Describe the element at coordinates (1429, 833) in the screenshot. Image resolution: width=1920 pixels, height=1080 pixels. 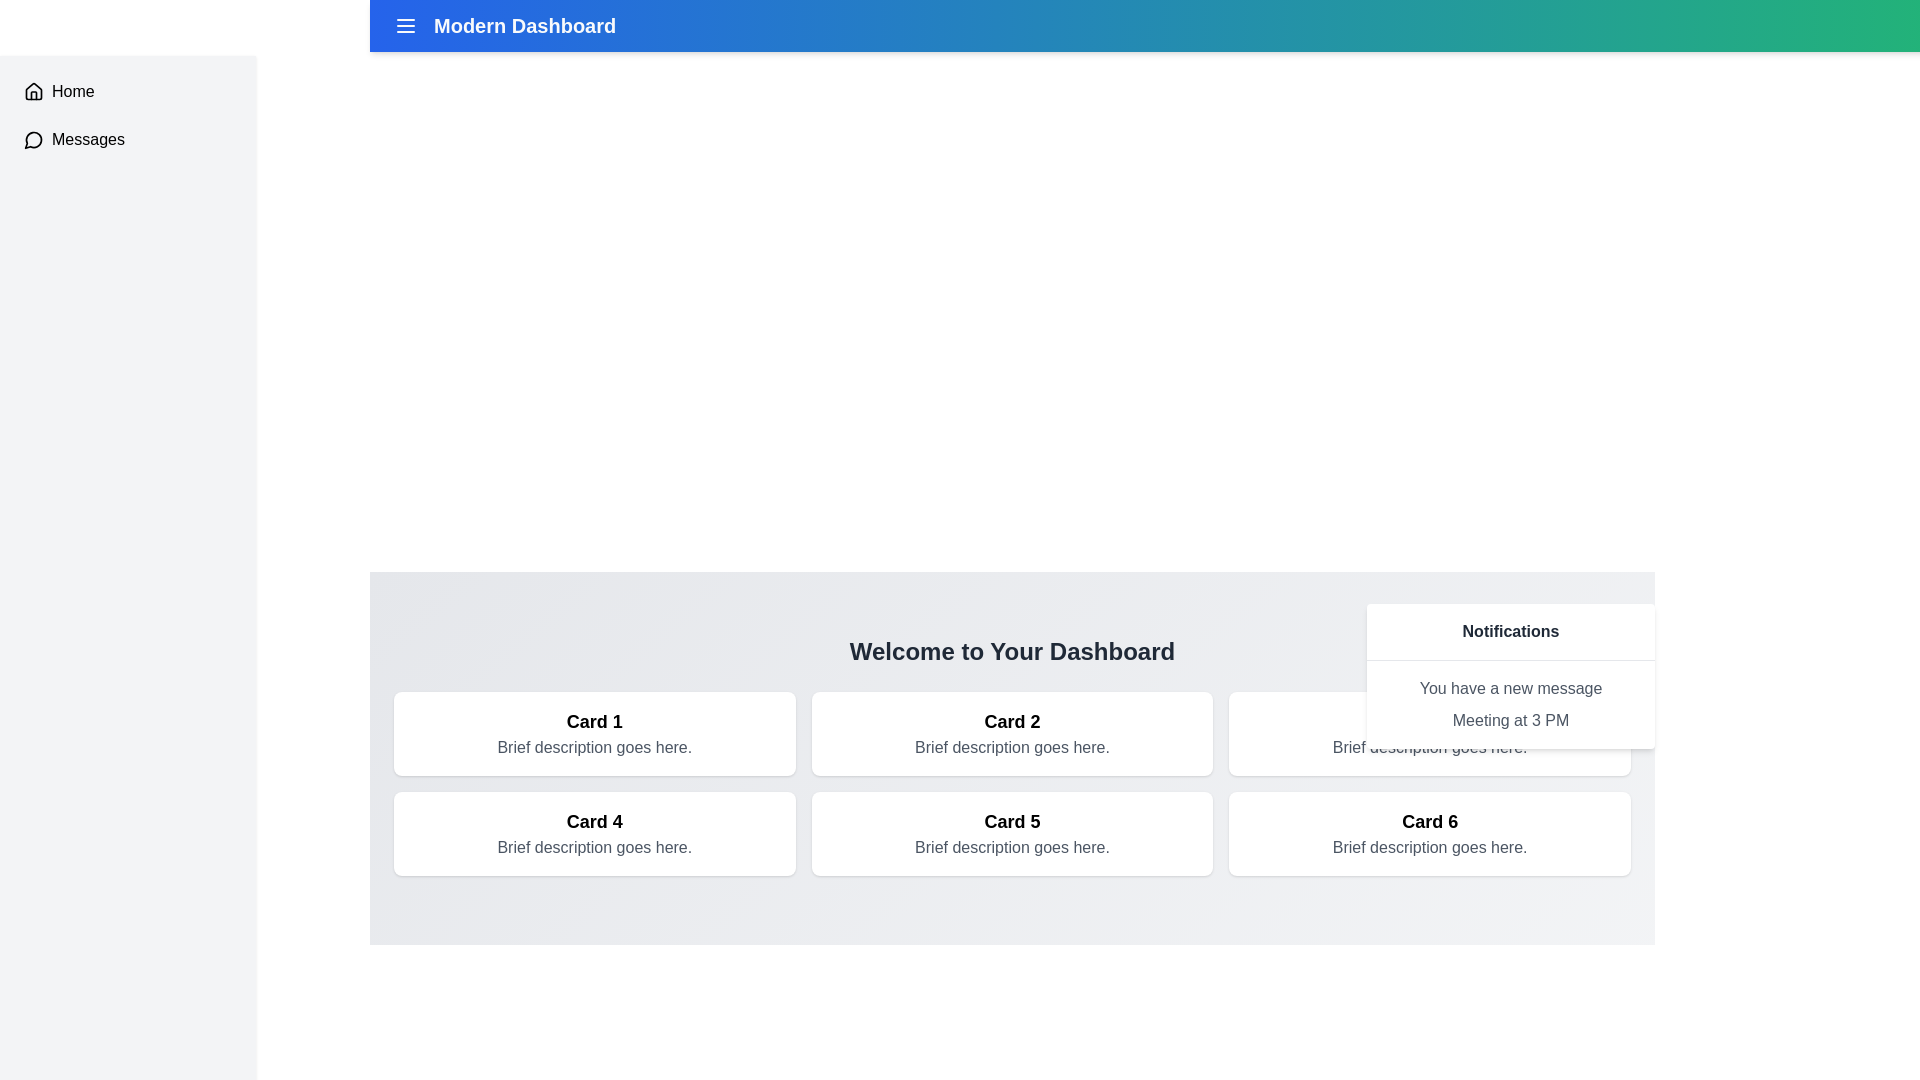
I see `the rectangular card labeled 'Card 6' with a white background, located at the bottom-right corner of the grid layout` at that location.